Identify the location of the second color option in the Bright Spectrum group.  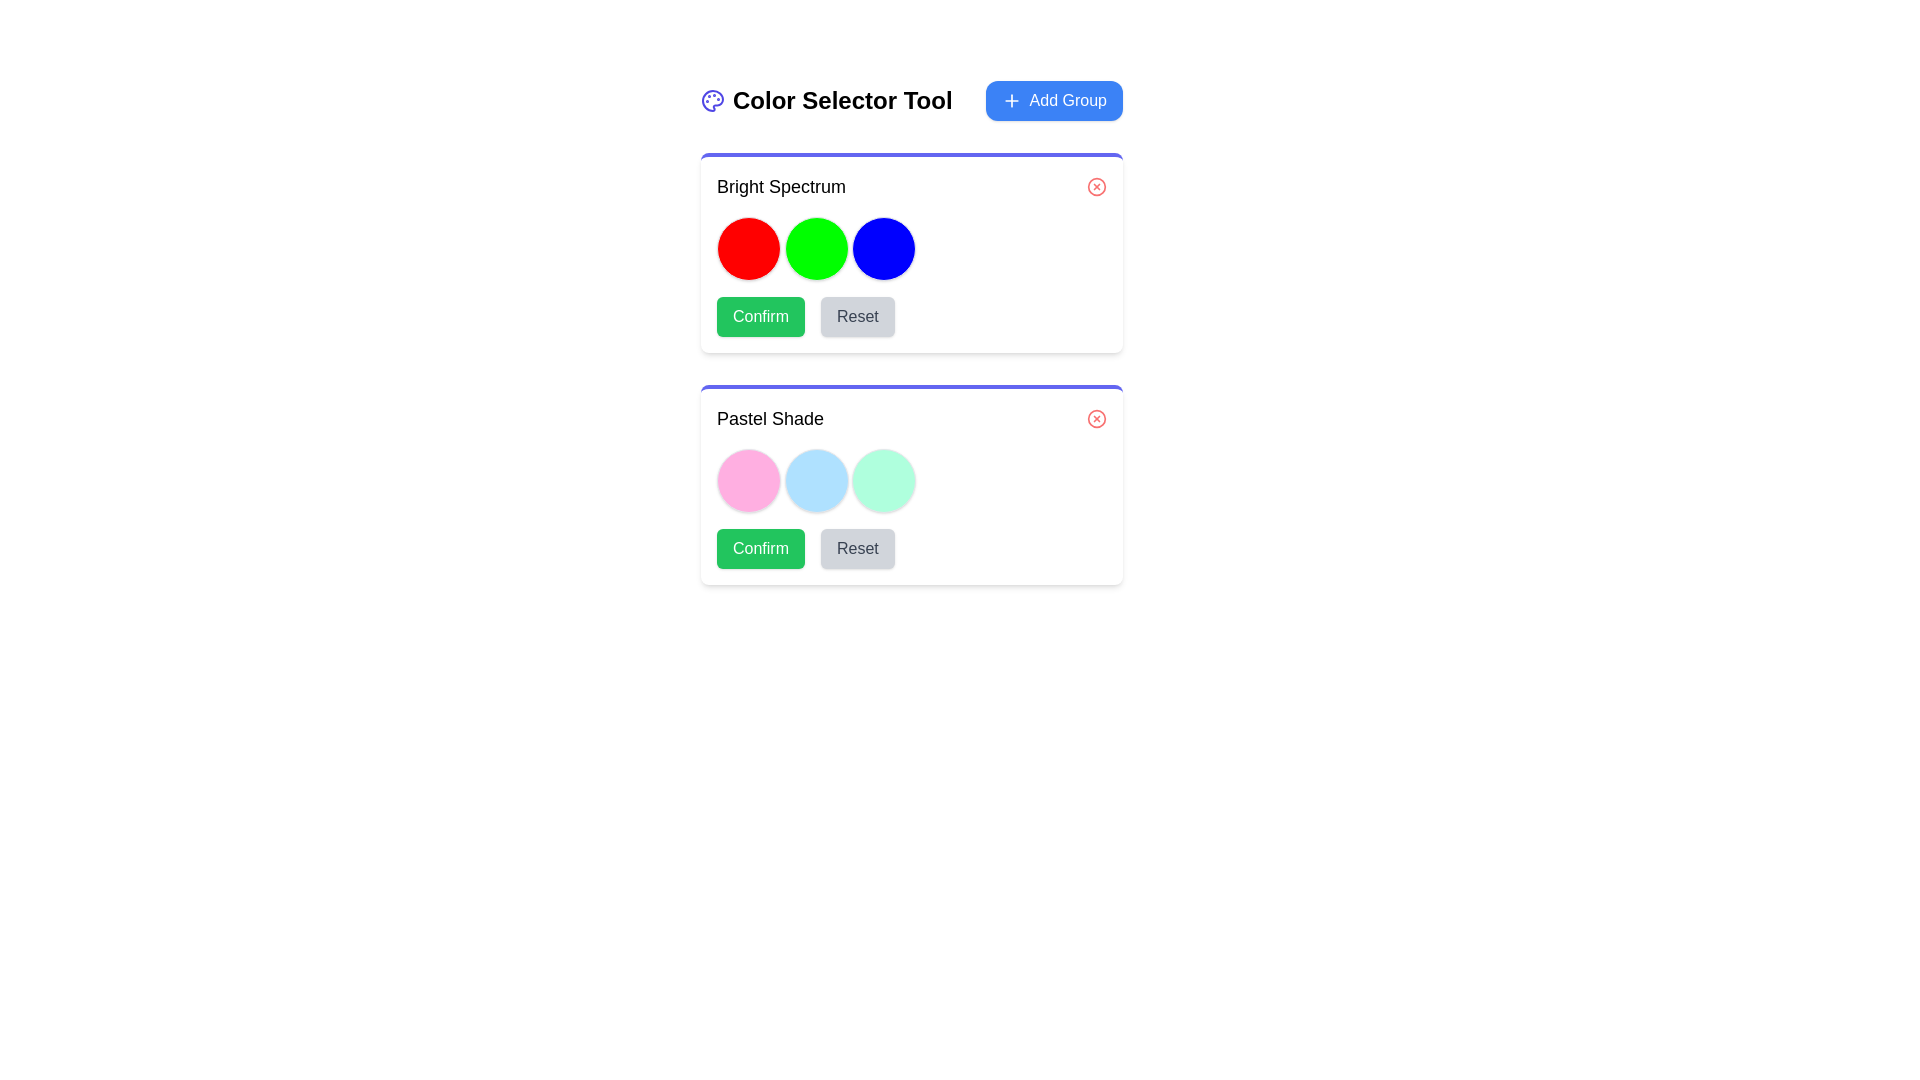
(816, 248).